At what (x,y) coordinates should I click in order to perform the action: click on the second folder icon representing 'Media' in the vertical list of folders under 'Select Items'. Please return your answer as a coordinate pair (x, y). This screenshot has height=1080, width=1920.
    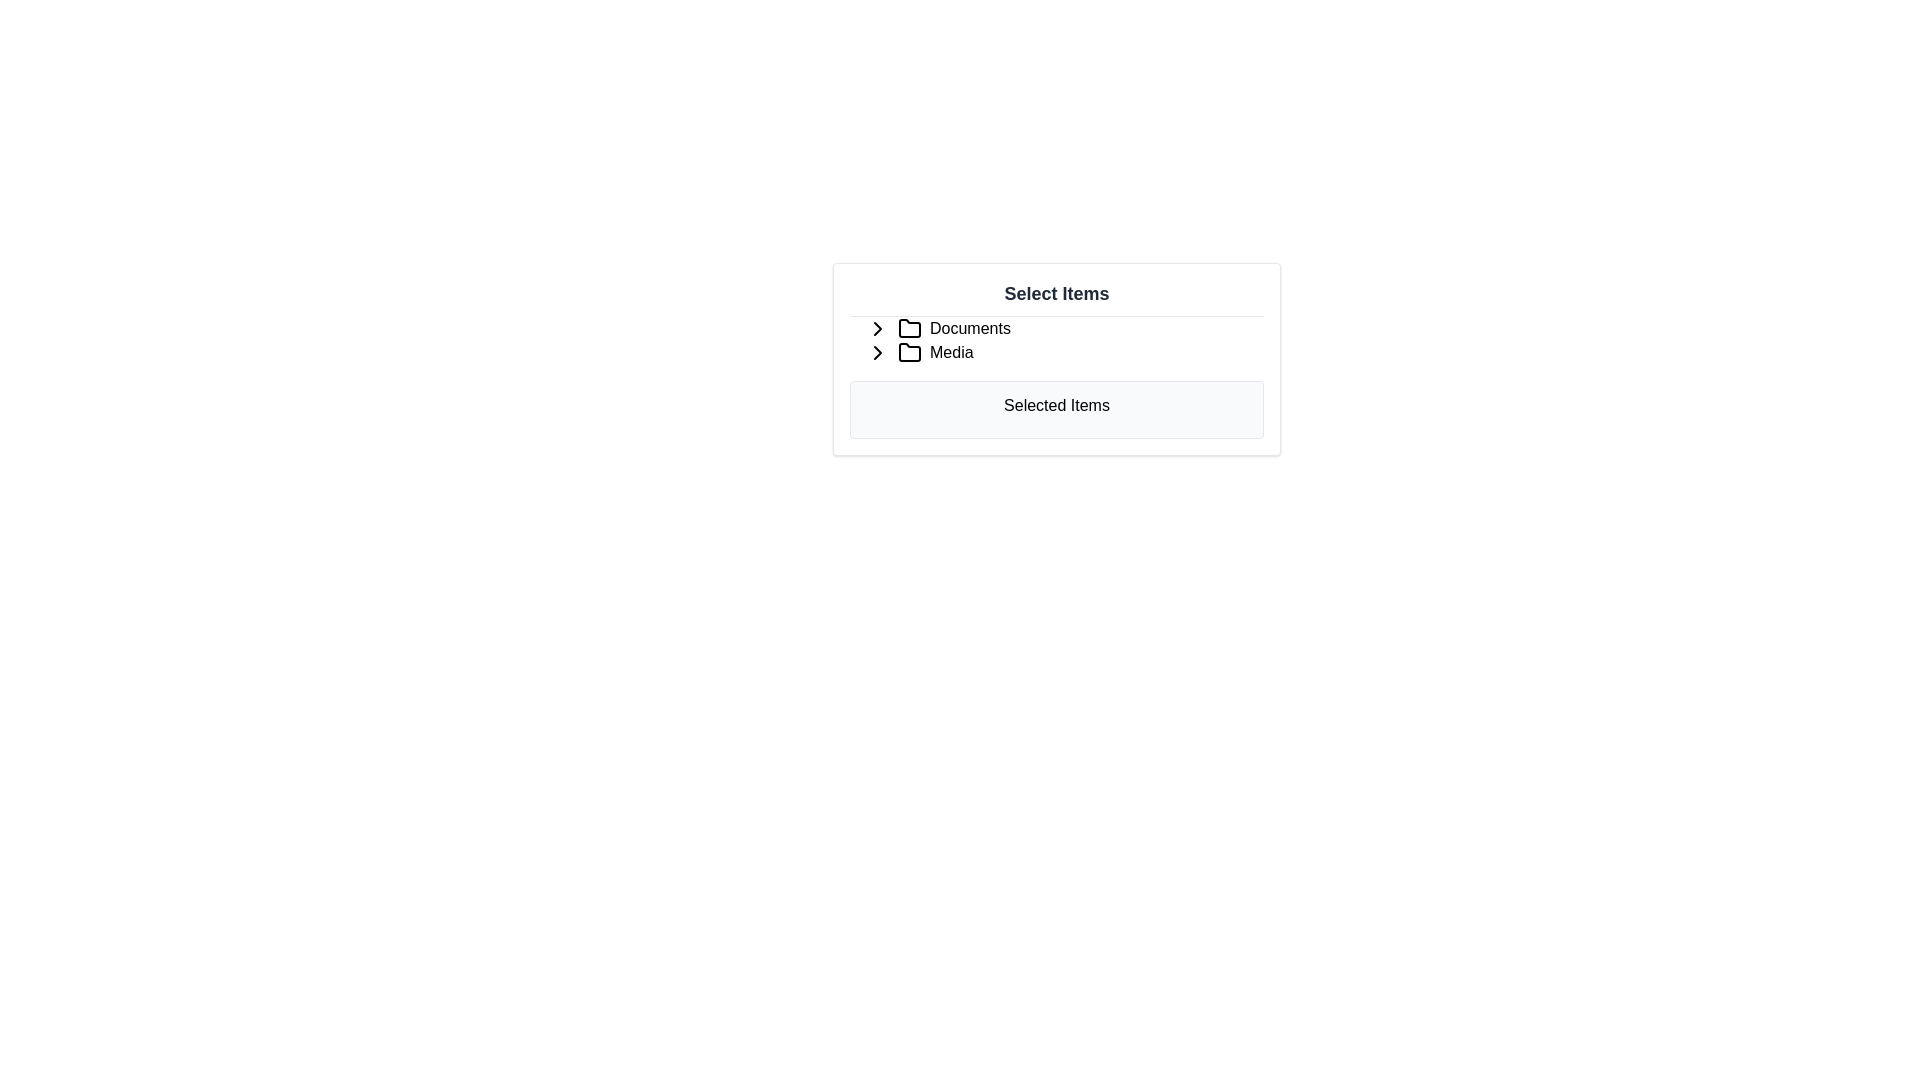
    Looking at the image, I should click on (909, 350).